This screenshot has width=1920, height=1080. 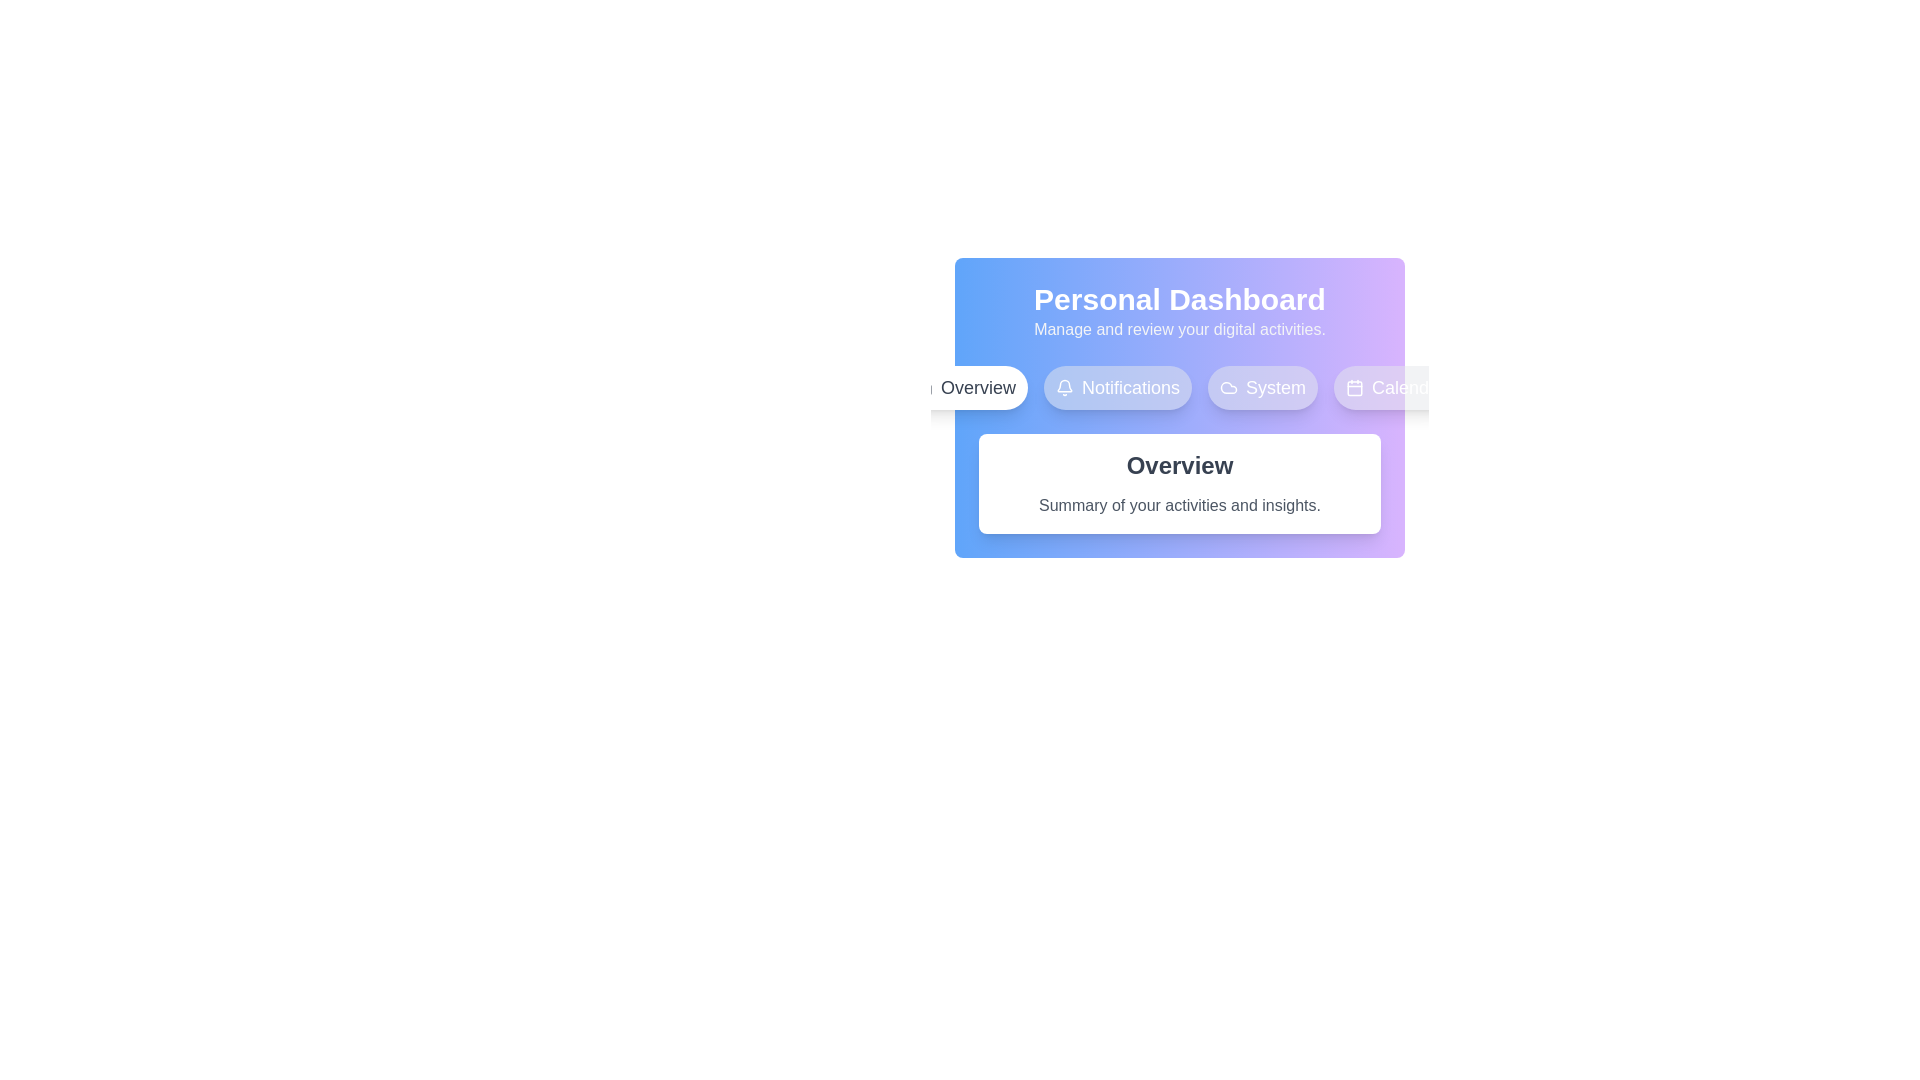 I want to click on the tab labeled Notifications, so click(x=1117, y=388).